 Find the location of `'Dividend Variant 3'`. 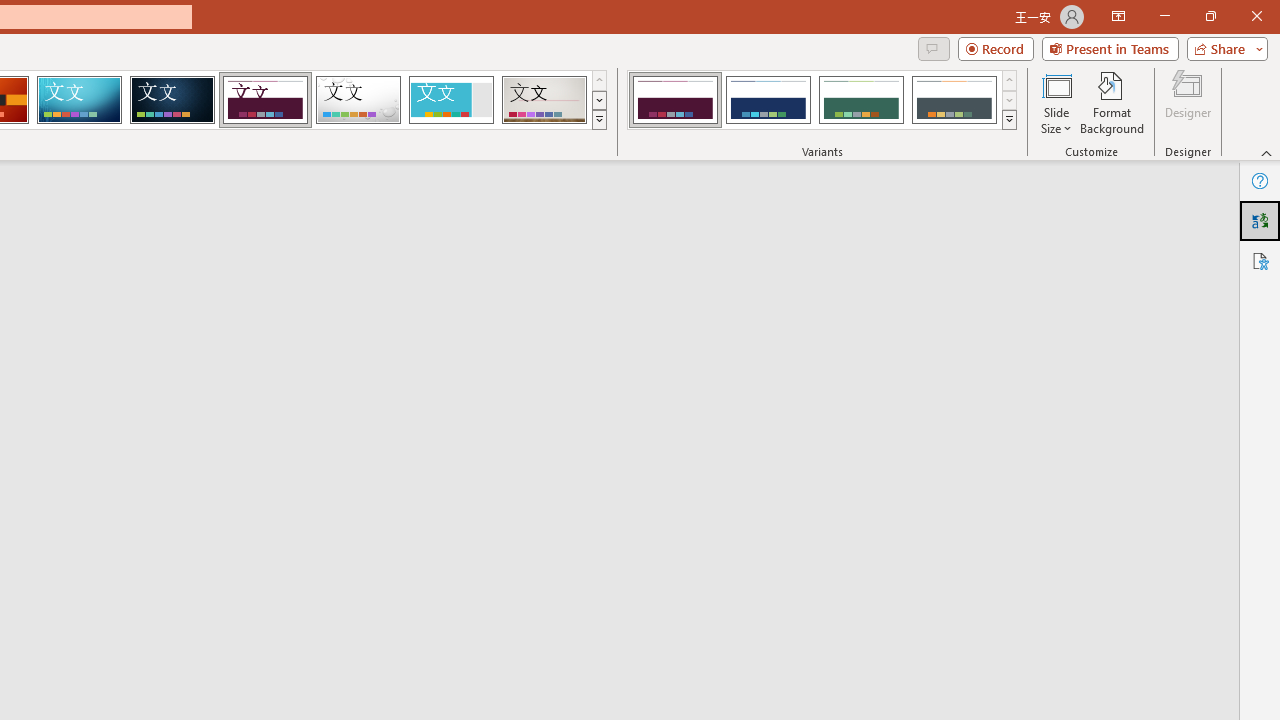

'Dividend Variant 3' is located at coordinates (861, 100).